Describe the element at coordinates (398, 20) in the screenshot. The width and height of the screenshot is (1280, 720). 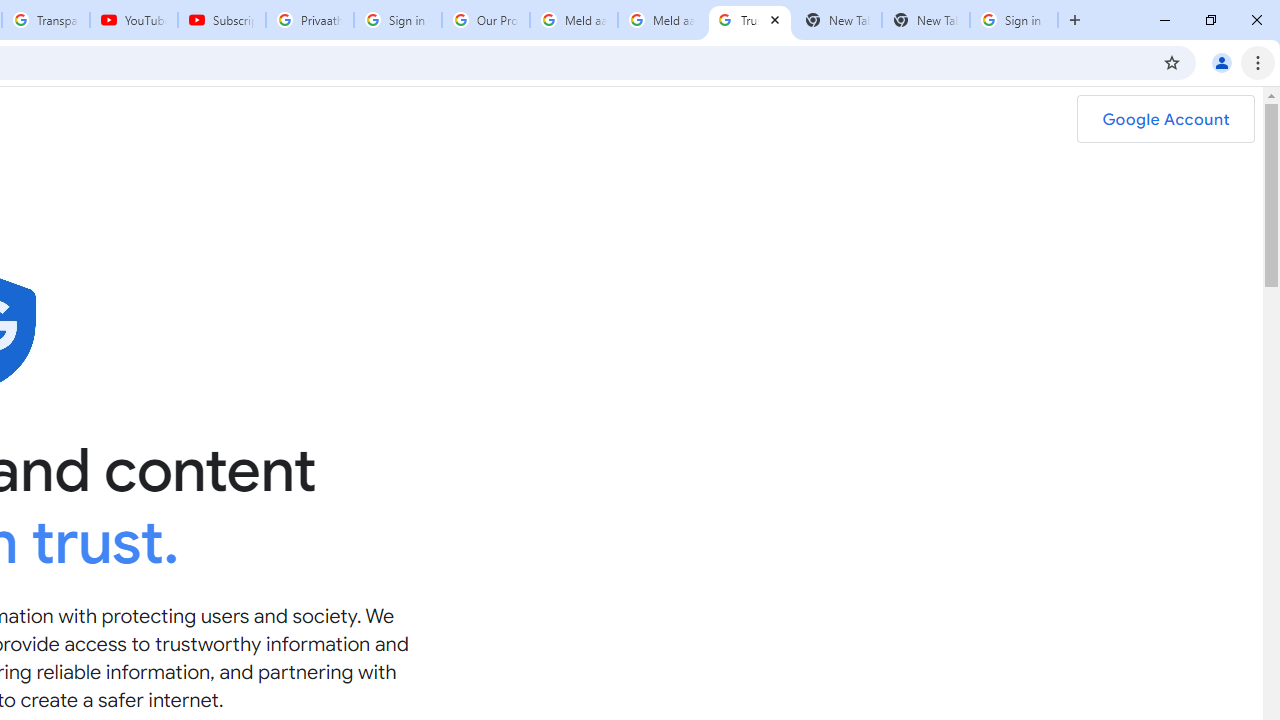
I see `'Sign in - Google Accounts'` at that location.